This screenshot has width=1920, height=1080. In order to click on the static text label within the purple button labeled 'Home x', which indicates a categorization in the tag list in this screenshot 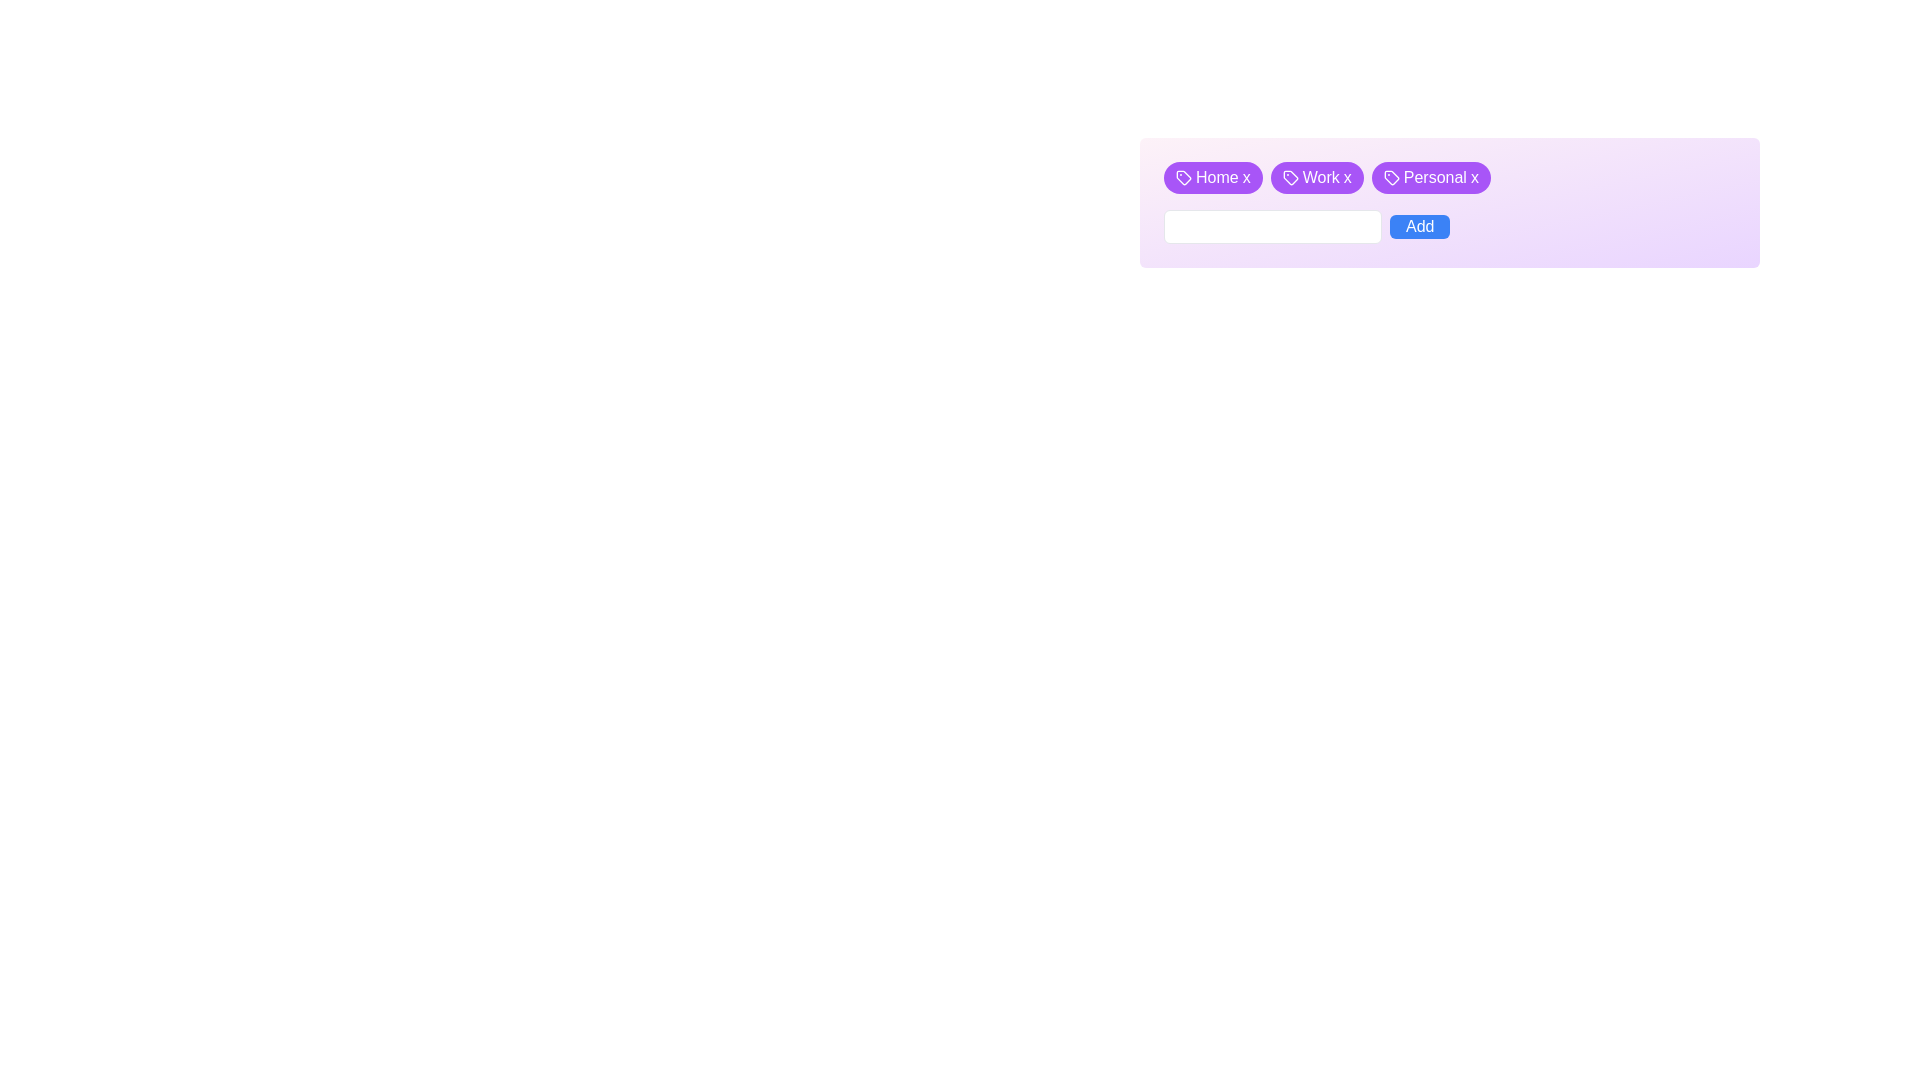, I will do `click(1216, 176)`.